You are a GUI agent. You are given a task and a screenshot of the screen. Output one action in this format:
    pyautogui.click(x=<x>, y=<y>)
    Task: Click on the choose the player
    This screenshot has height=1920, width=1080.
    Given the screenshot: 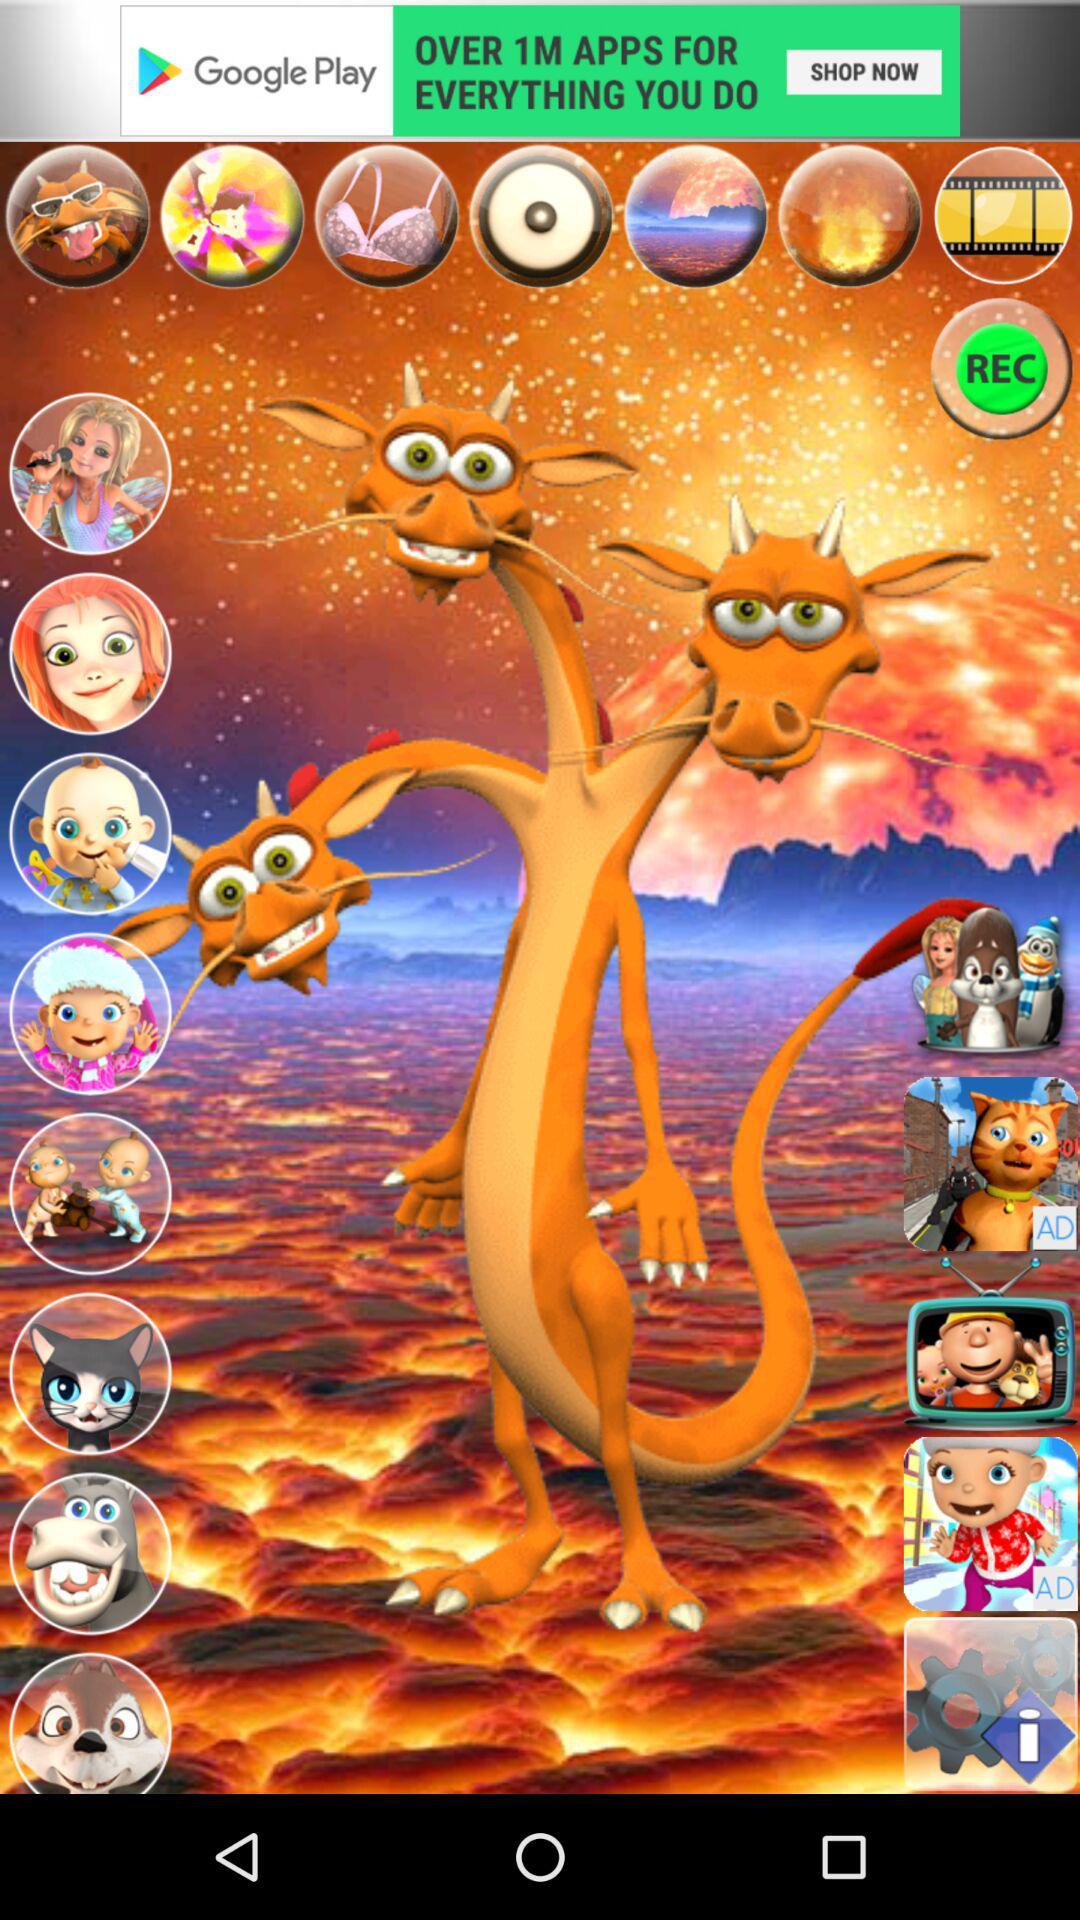 What is the action you would take?
    pyautogui.click(x=88, y=1372)
    